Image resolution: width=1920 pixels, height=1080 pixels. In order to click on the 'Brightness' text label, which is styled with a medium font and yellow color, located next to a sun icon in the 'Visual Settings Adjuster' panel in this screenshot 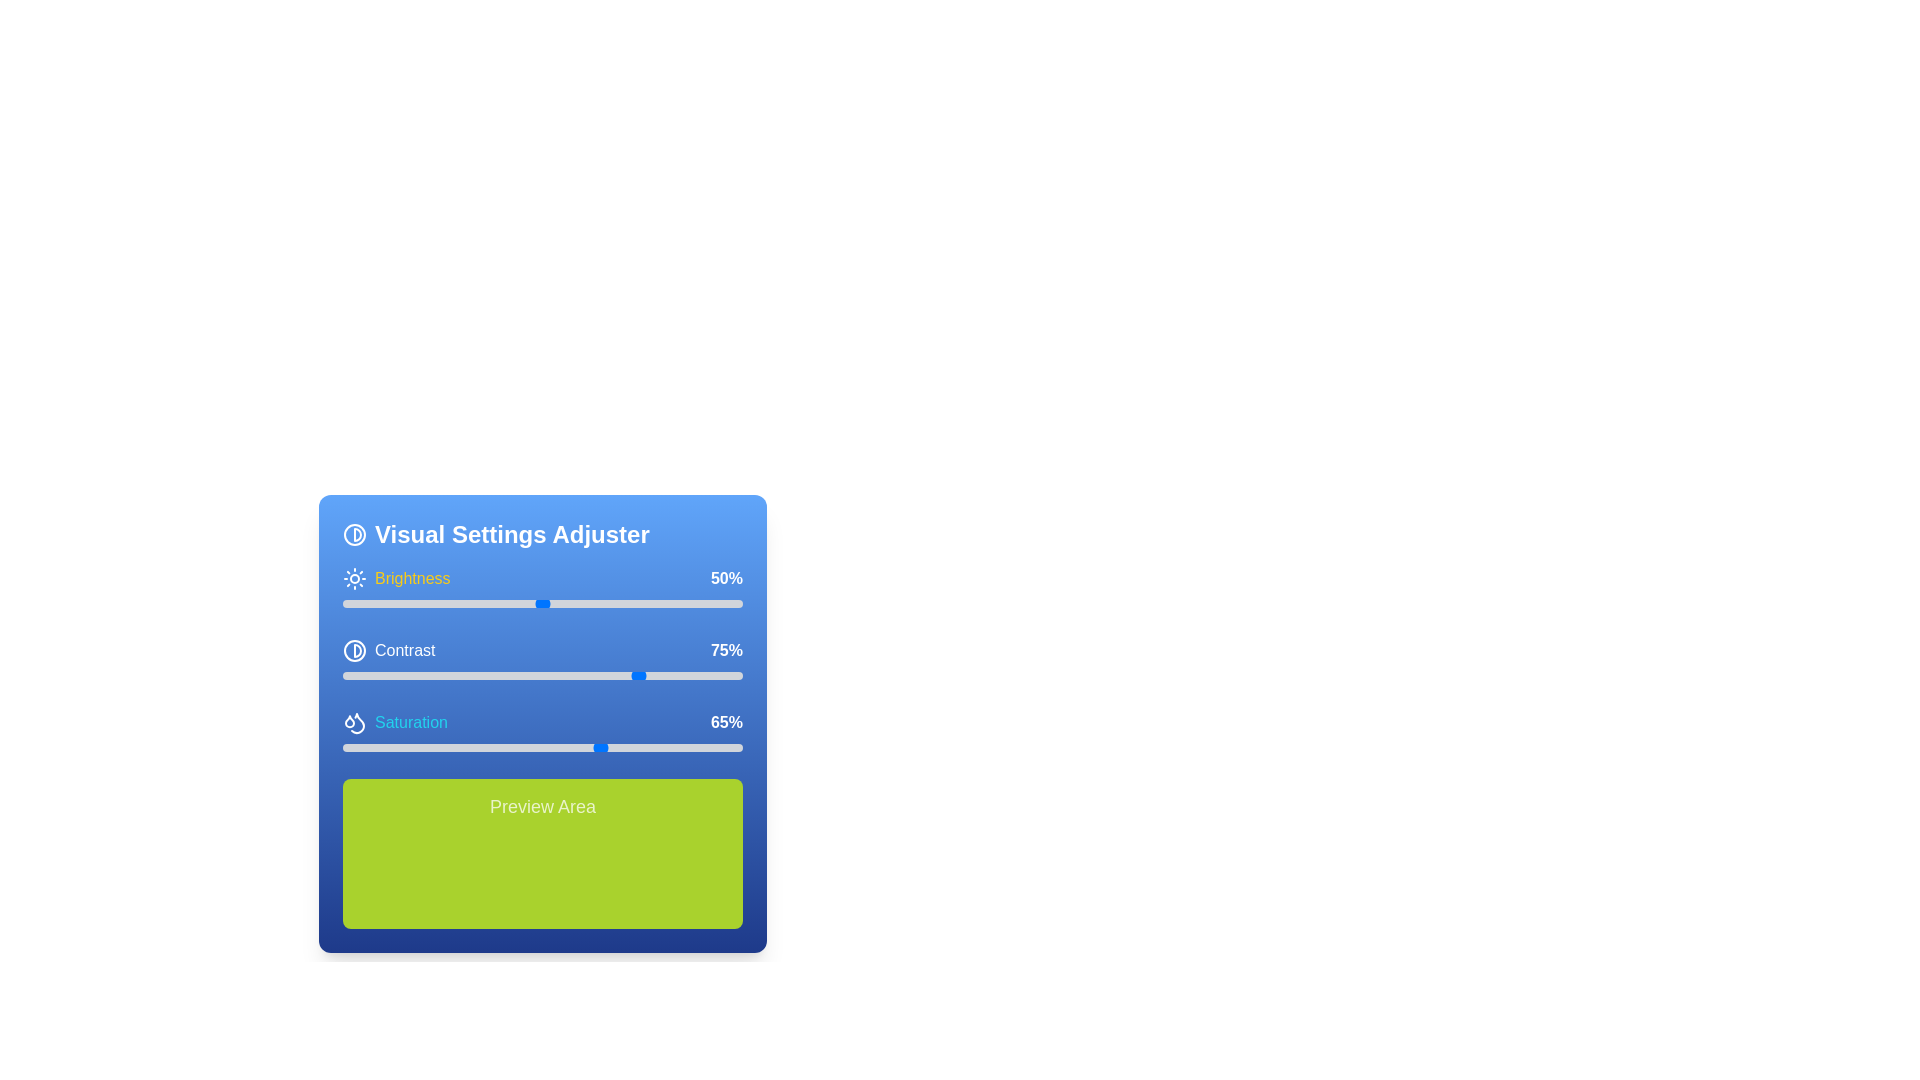, I will do `click(396, 578)`.